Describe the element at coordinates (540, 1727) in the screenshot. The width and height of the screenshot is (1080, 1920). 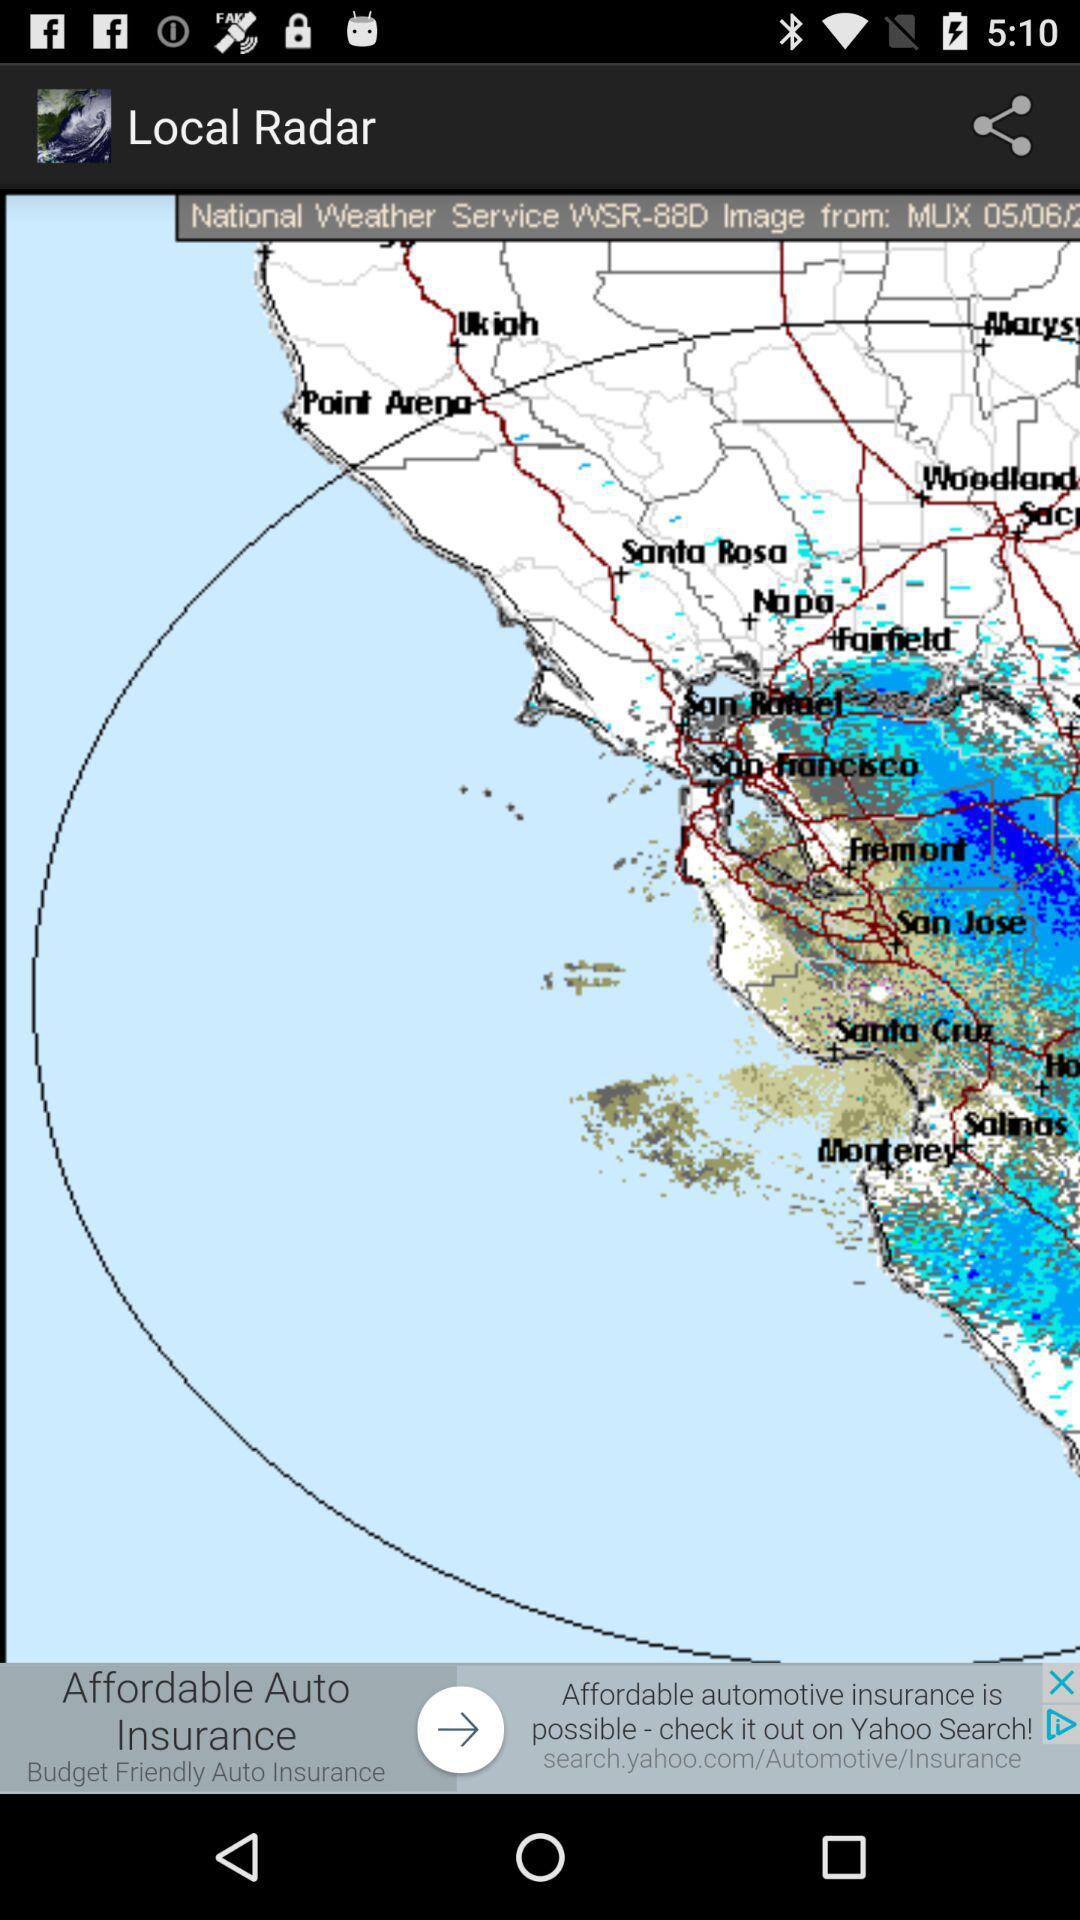
I see `advertisement` at that location.